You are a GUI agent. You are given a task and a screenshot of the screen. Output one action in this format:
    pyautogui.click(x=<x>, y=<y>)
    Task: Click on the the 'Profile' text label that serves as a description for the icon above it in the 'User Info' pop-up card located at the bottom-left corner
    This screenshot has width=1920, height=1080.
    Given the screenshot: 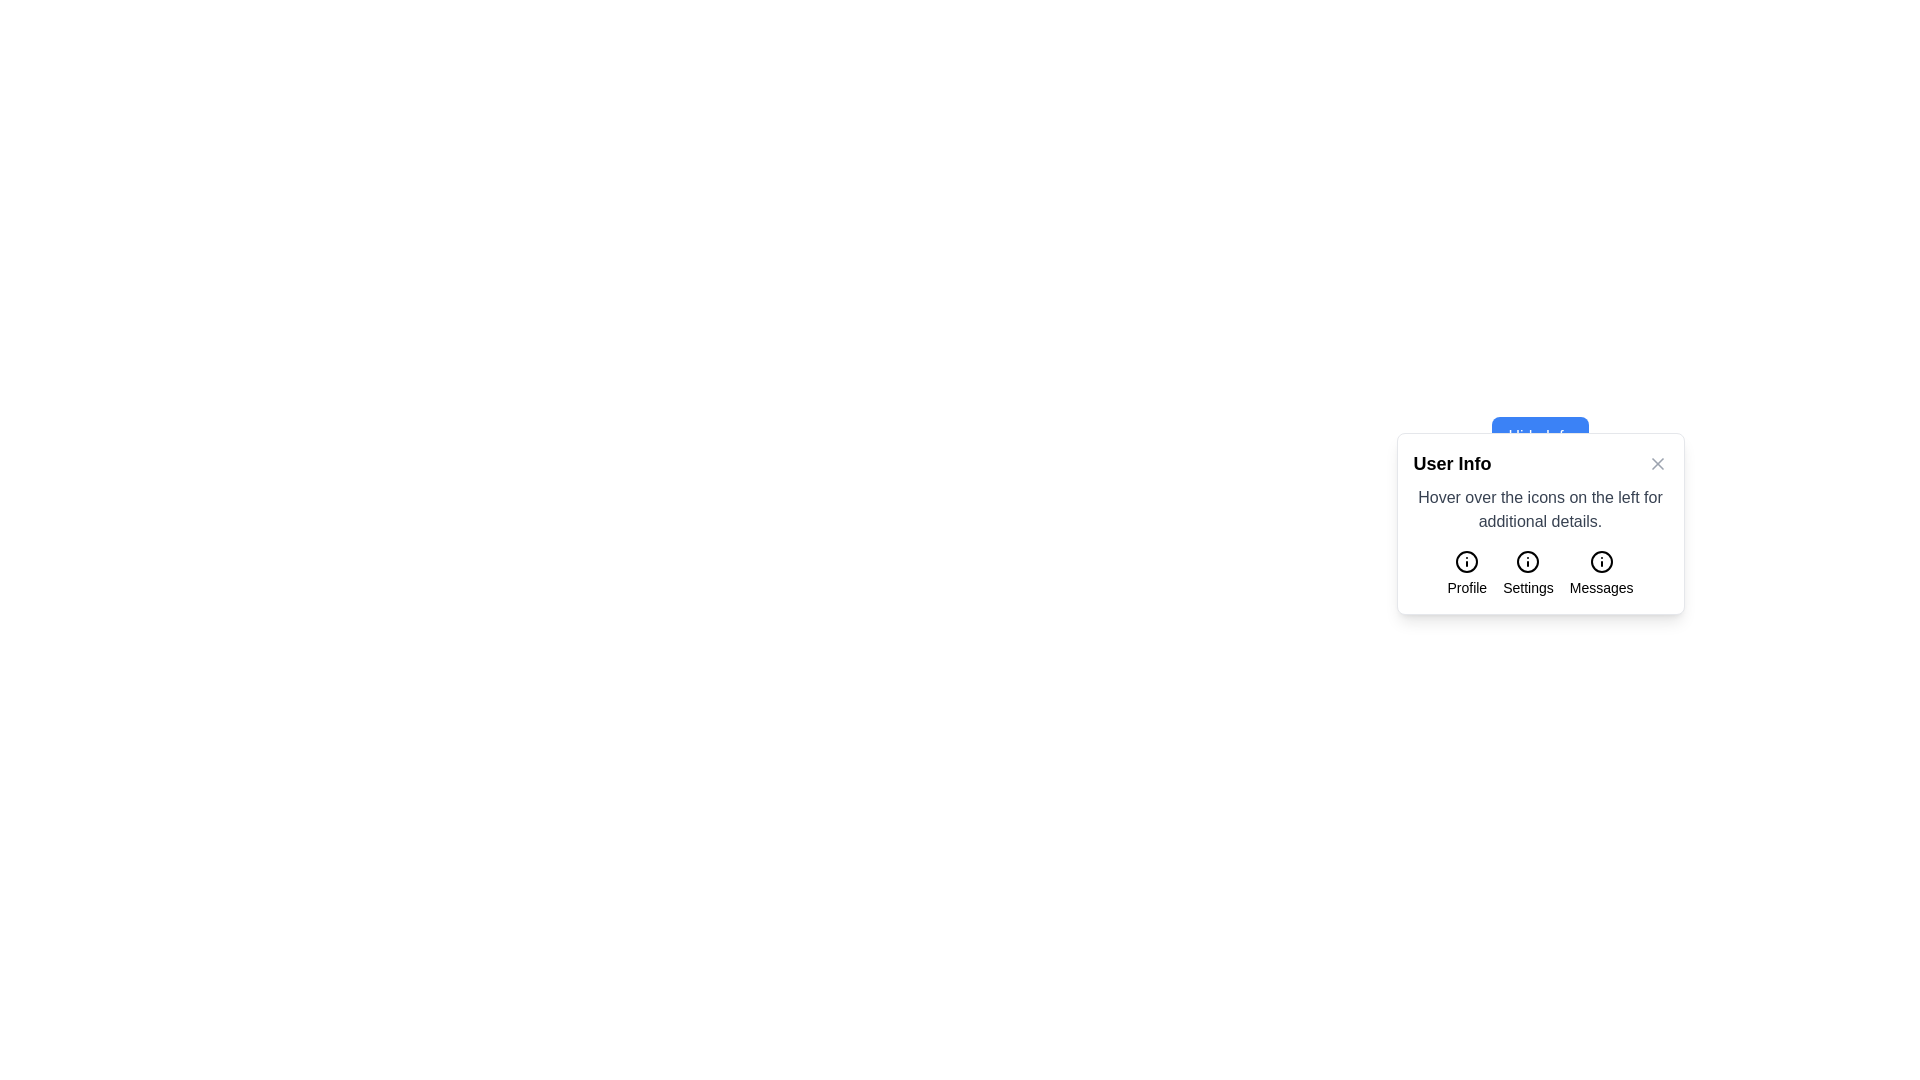 What is the action you would take?
    pyautogui.click(x=1467, y=586)
    